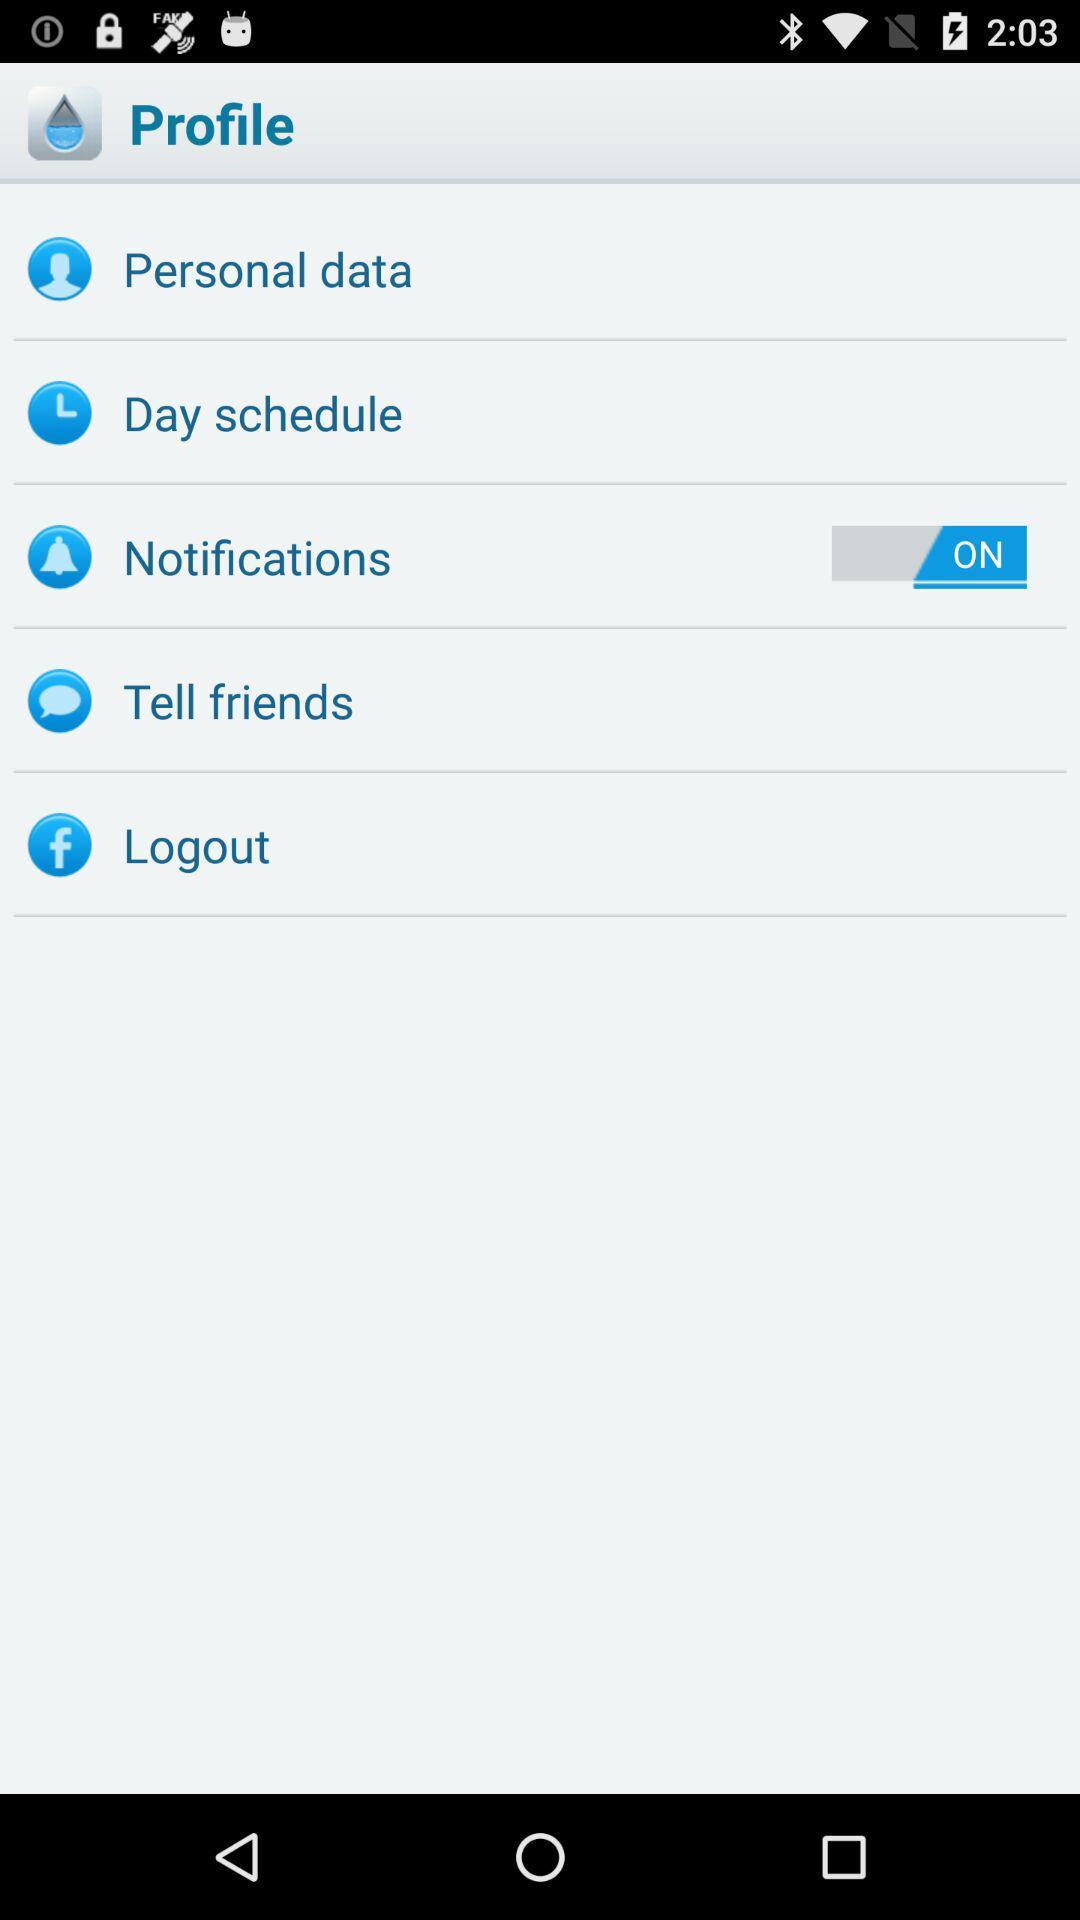 This screenshot has height=1920, width=1080. Describe the element at coordinates (929, 557) in the screenshot. I see `item below day schedule icon` at that location.